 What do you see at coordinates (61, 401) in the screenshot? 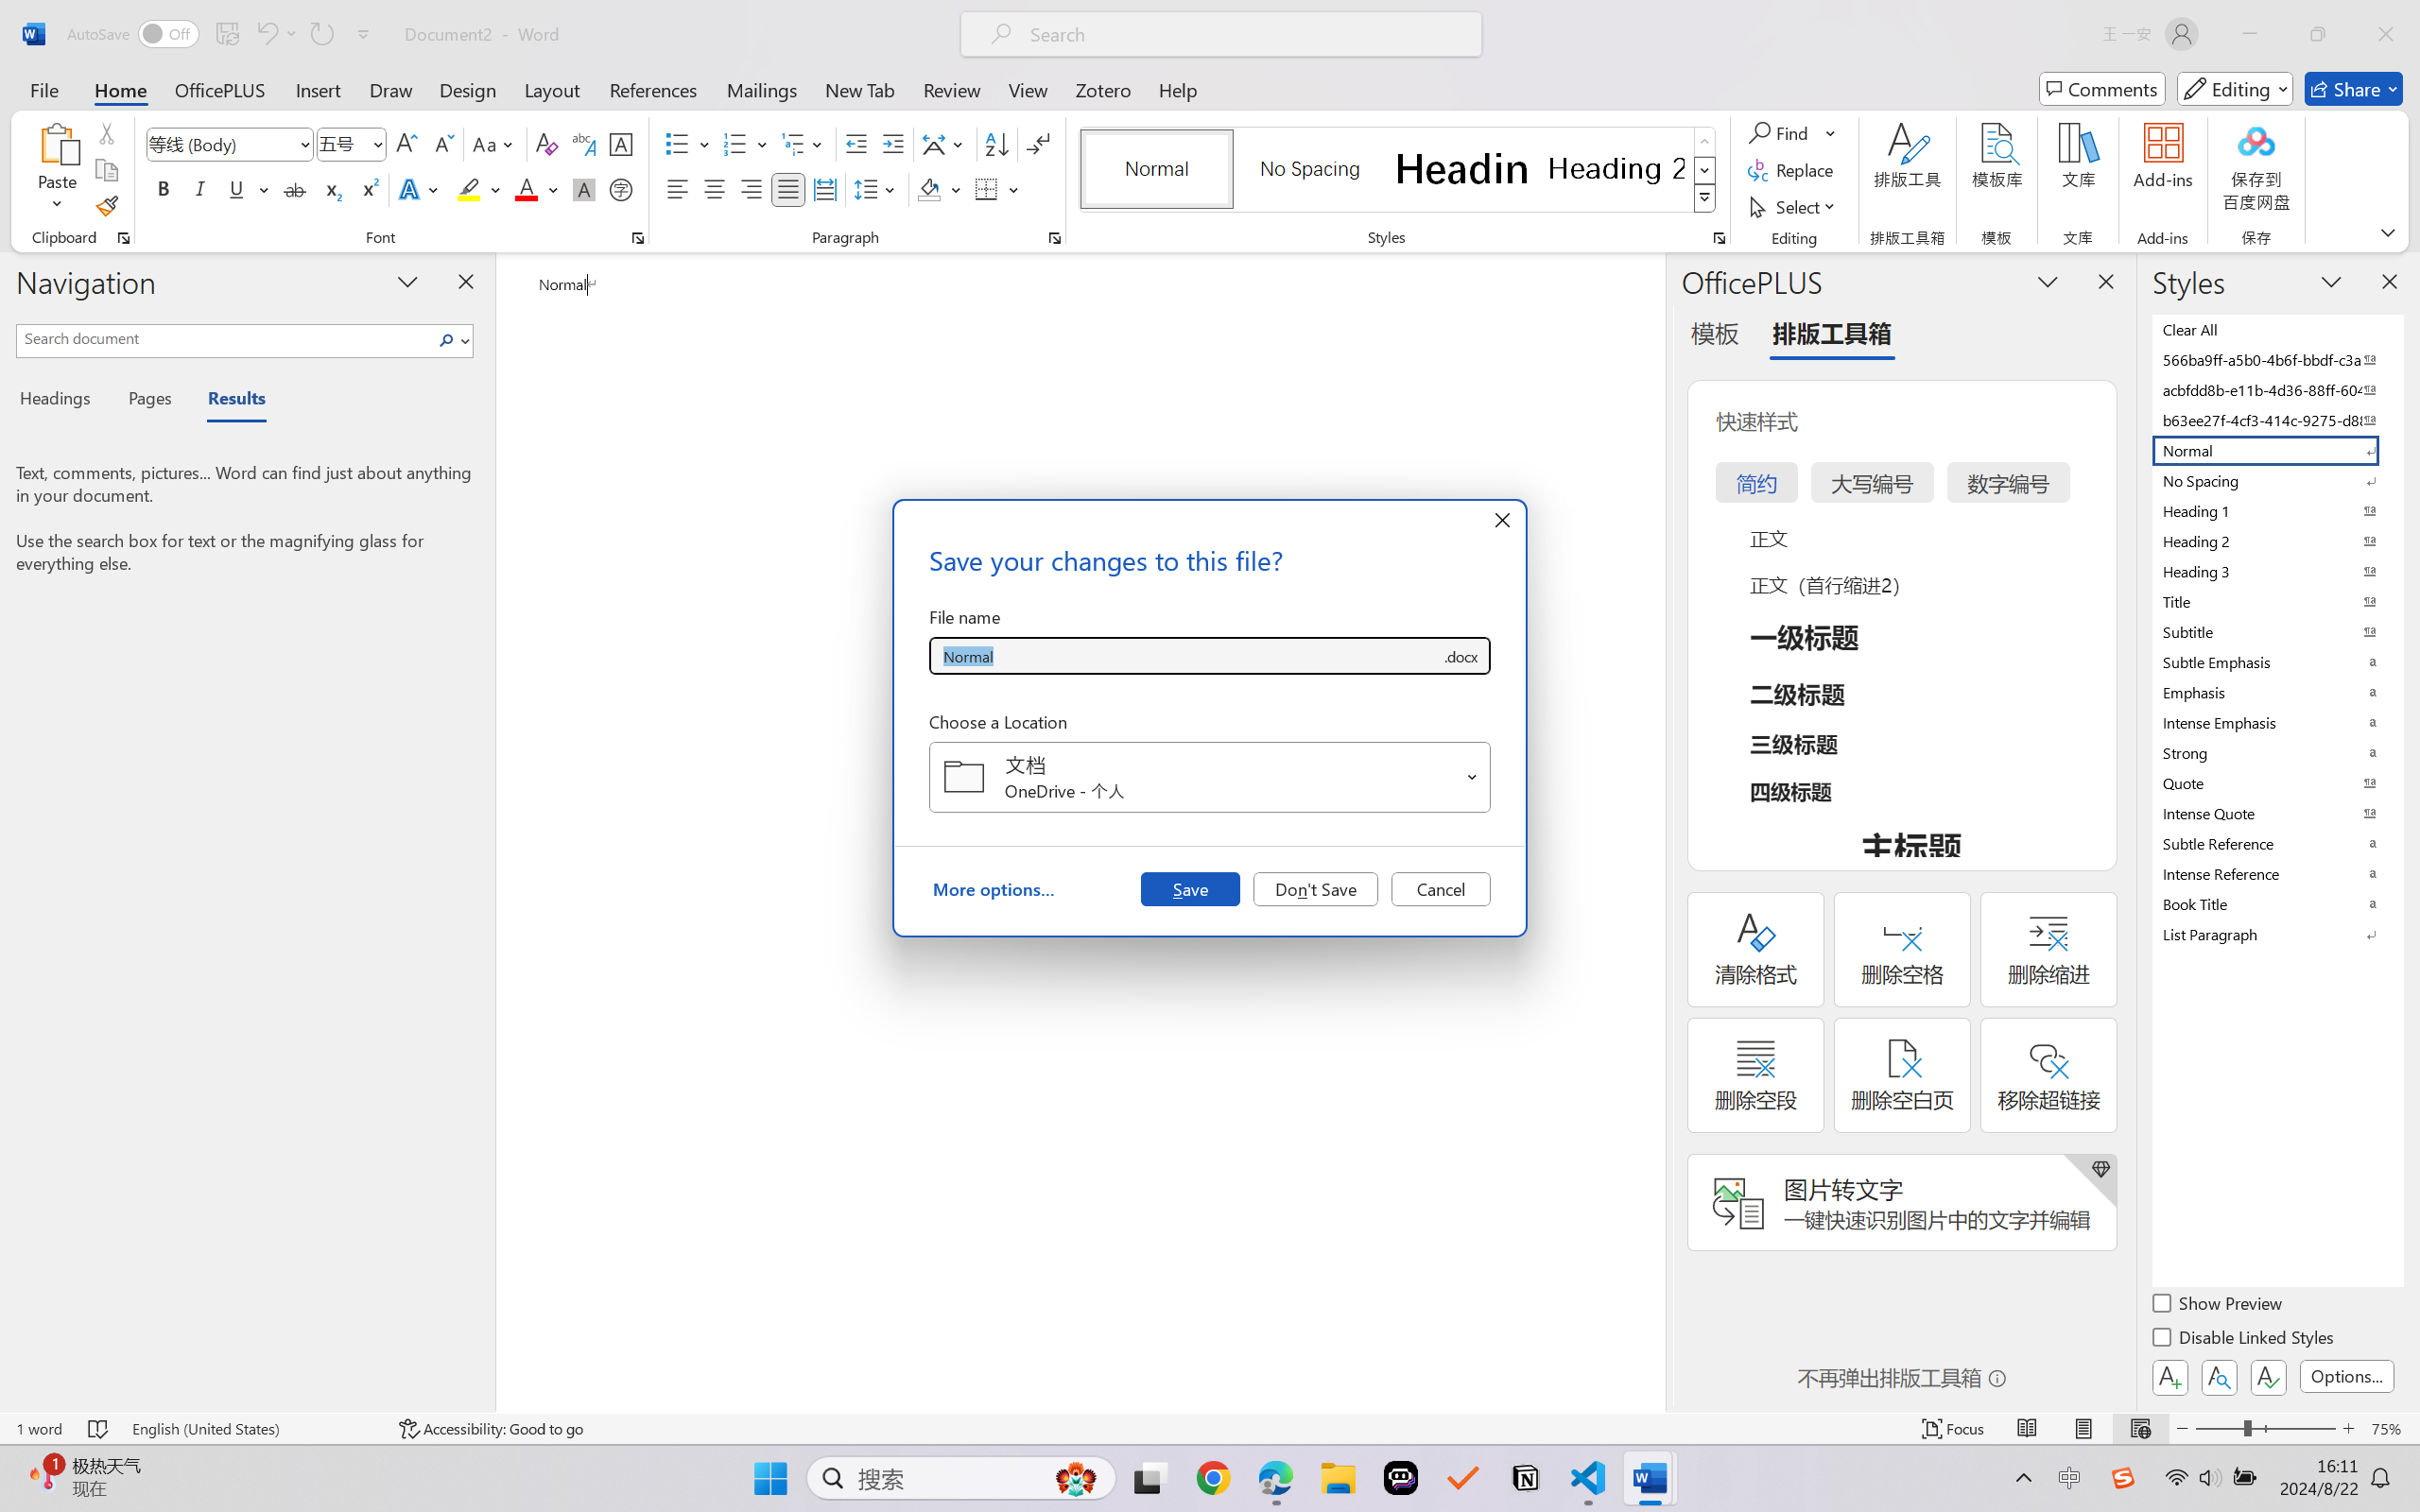
I see `'Headings'` at bounding box center [61, 401].